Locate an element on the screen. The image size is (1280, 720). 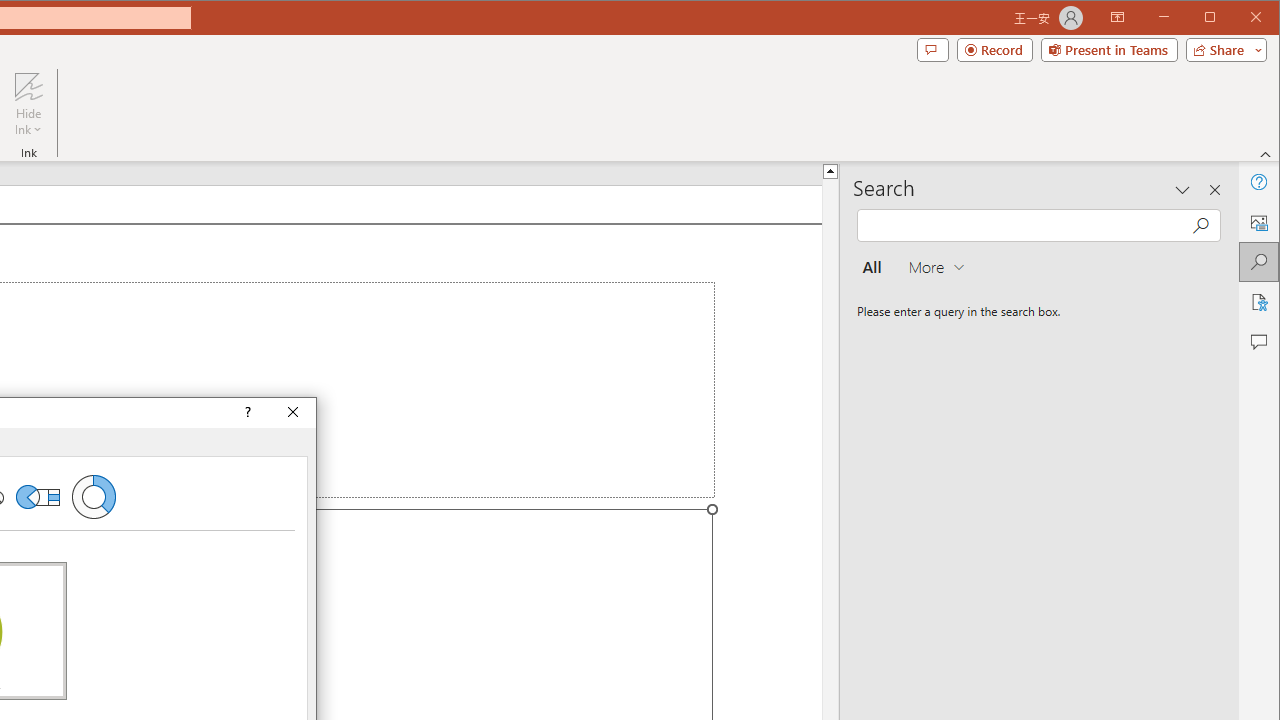
'Bar of Pie' is located at coordinates (38, 495).